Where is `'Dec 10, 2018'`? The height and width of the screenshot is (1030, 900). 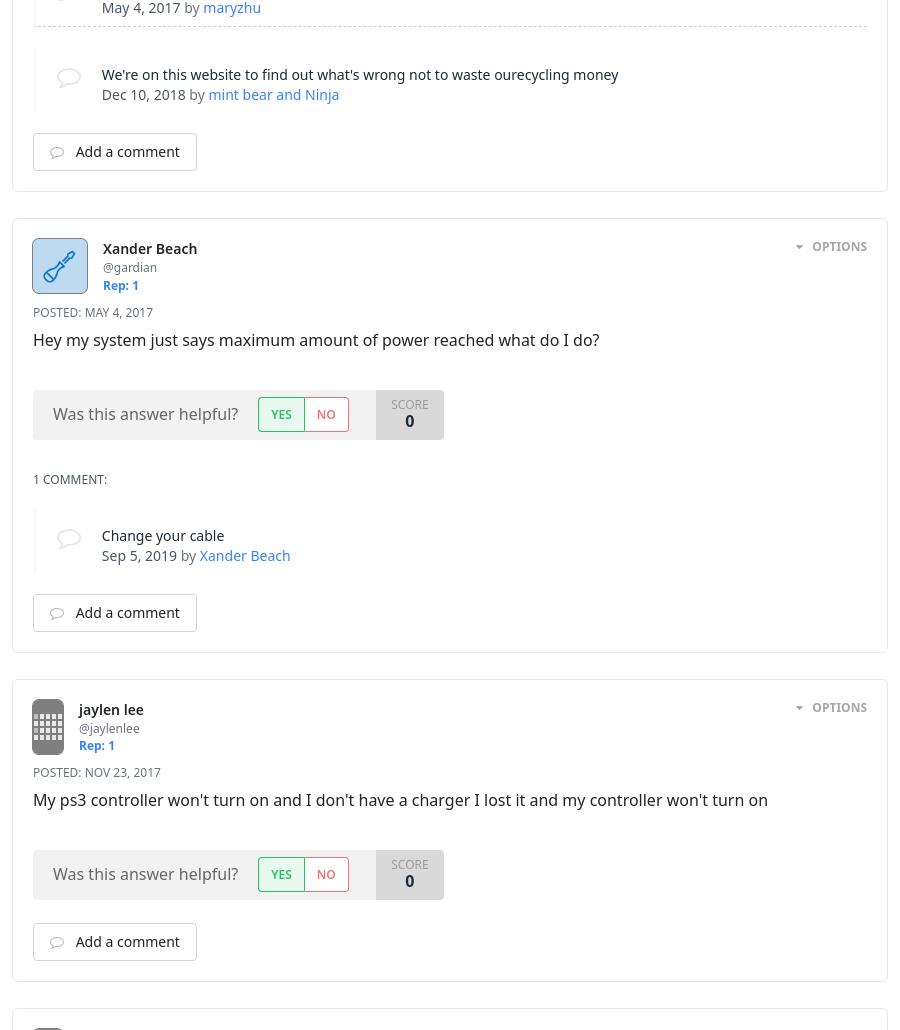 'Dec 10, 2018' is located at coordinates (143, 93).